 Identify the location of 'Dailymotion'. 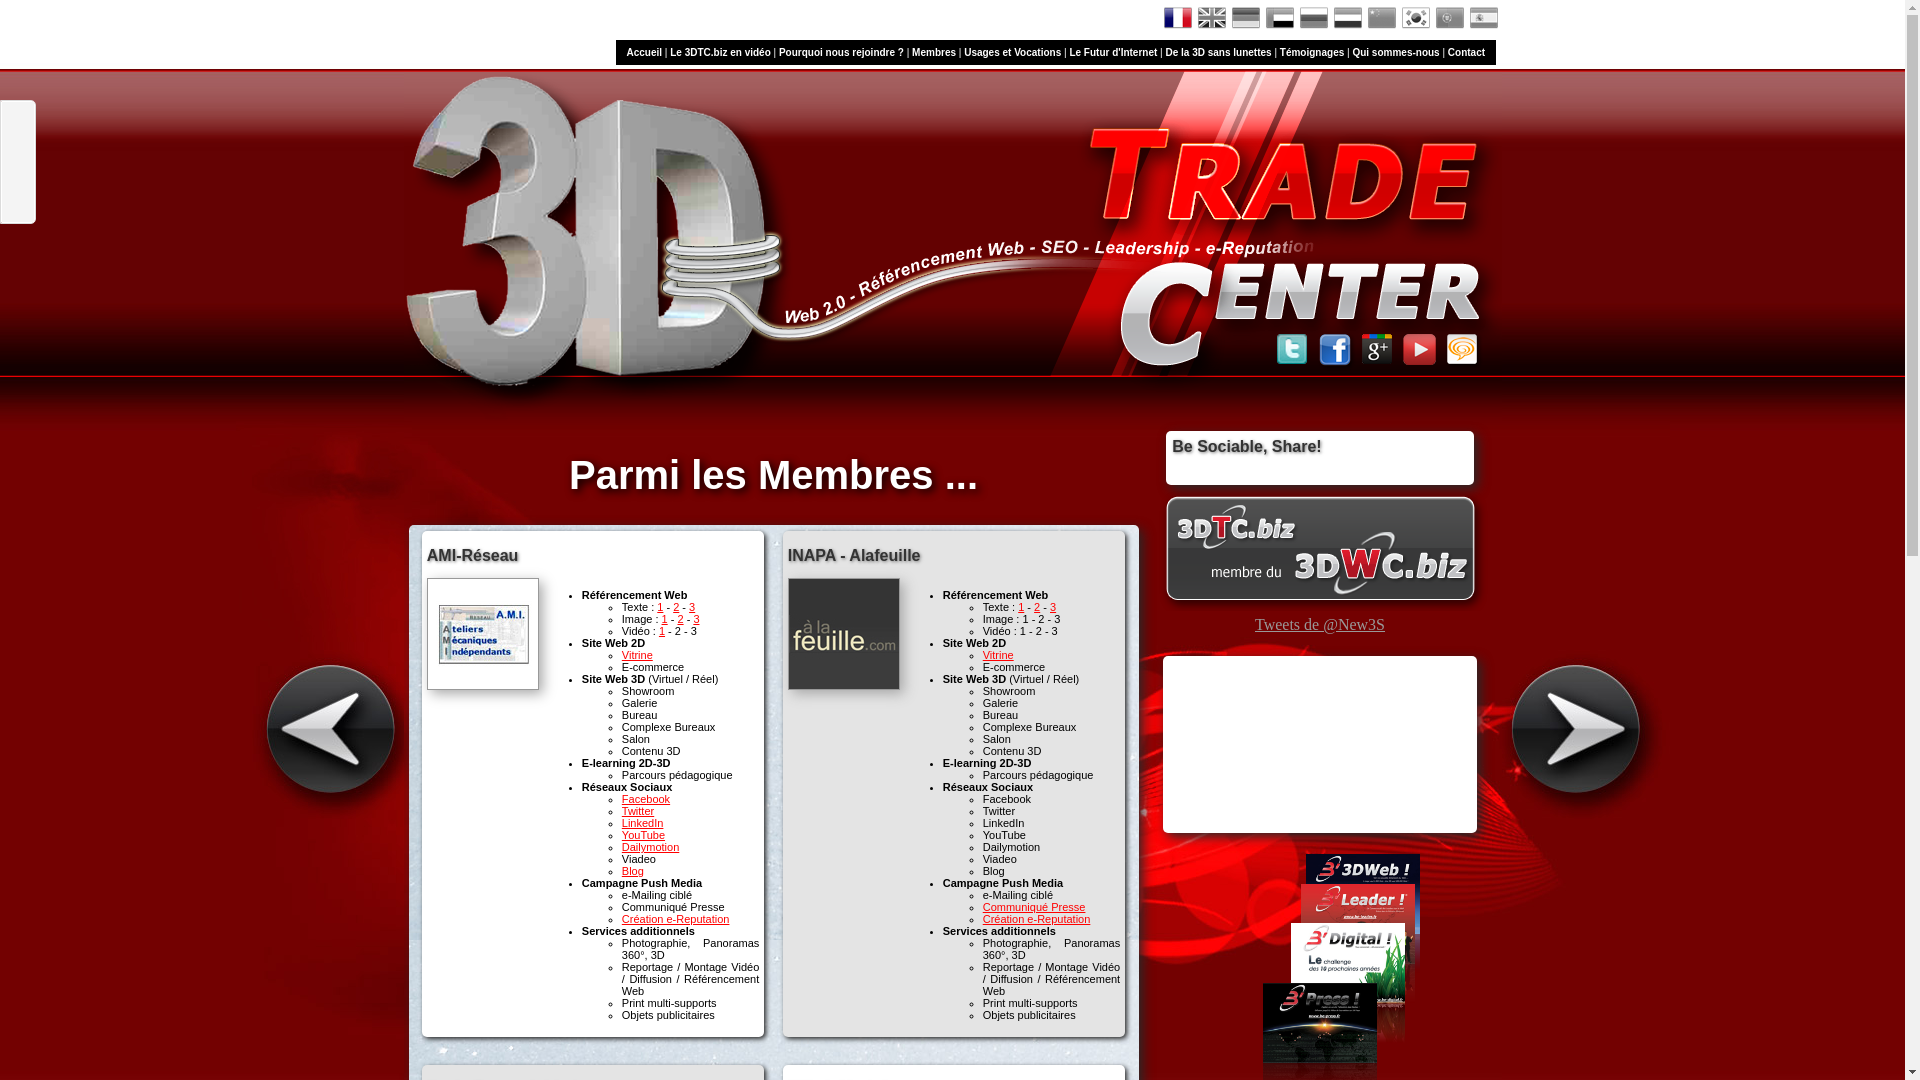
(650, 847).